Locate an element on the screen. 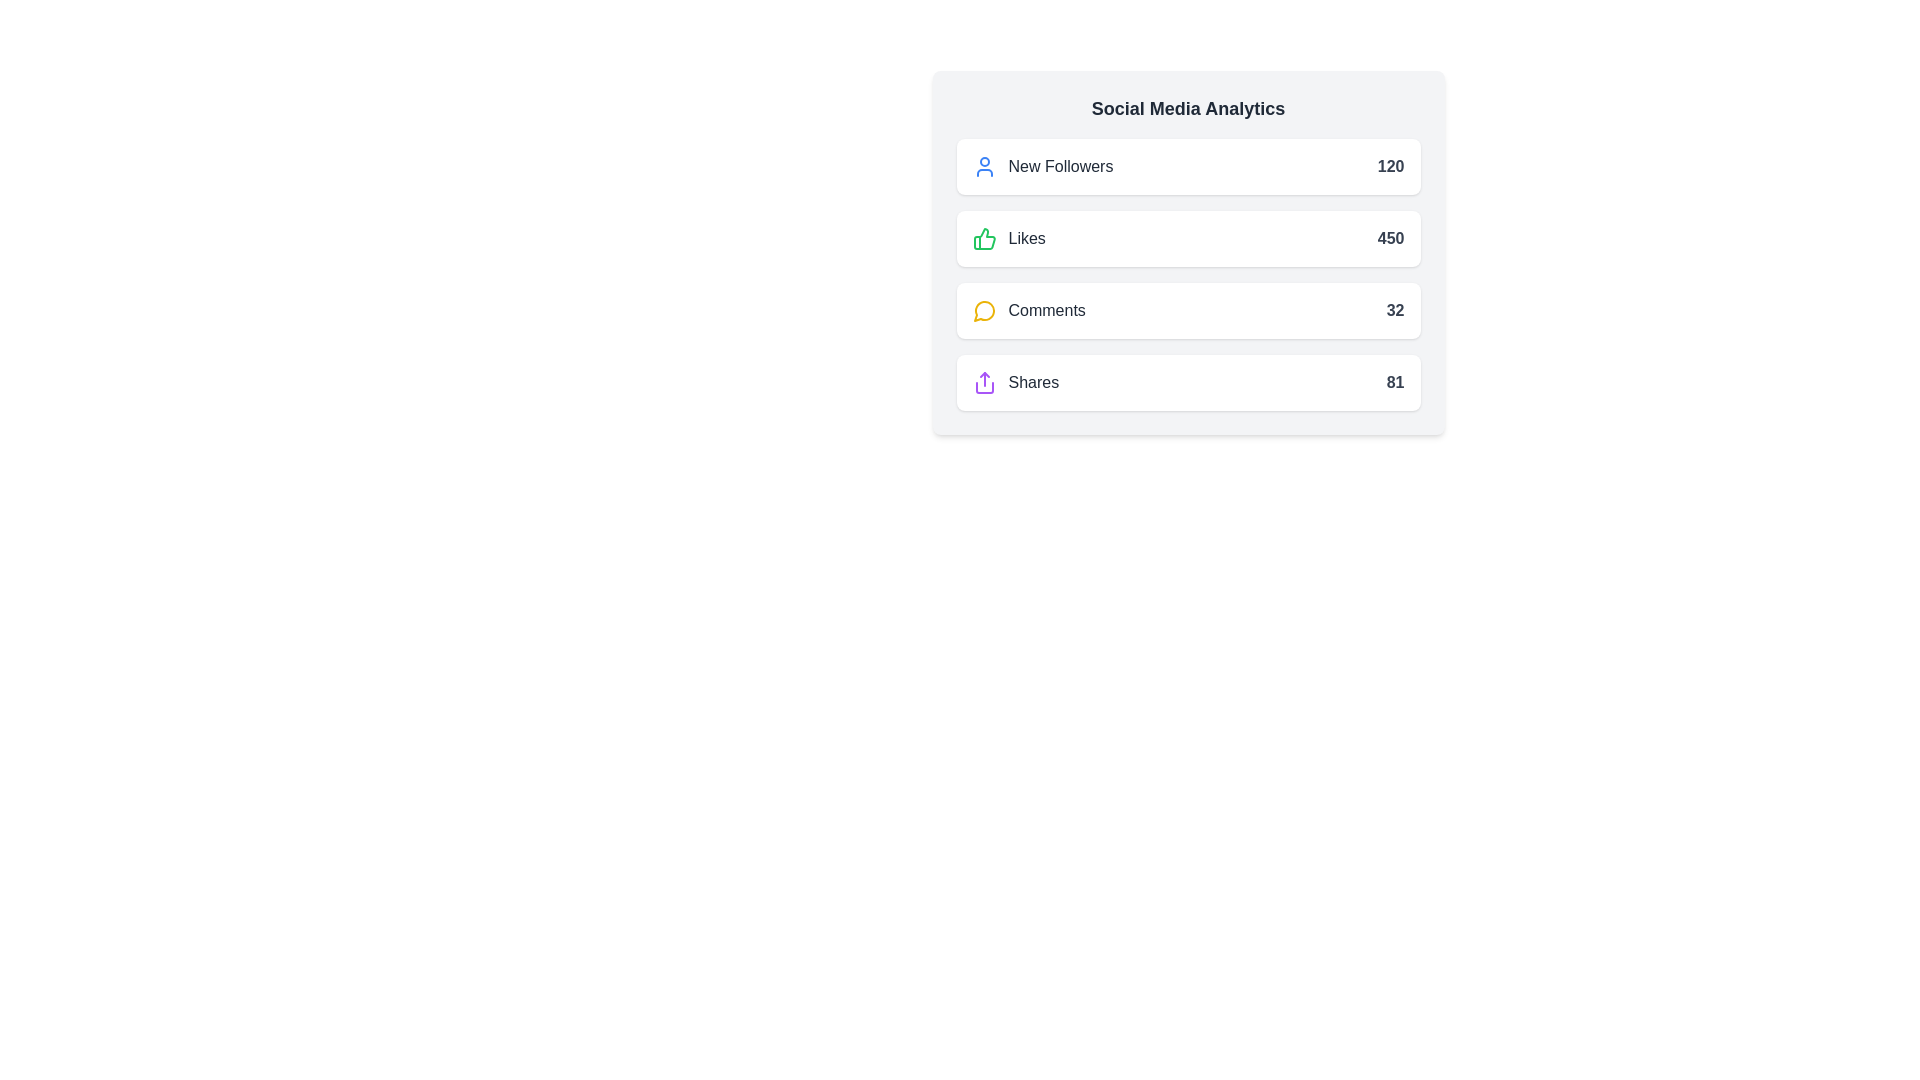 This screenshot has height=1080, width=1920. the Informational Card displaying the number of shares, identified by the number '81', which is located at the bottom of the list, directly below the 'Comments 32' card is located at coordinates (1188, 382).